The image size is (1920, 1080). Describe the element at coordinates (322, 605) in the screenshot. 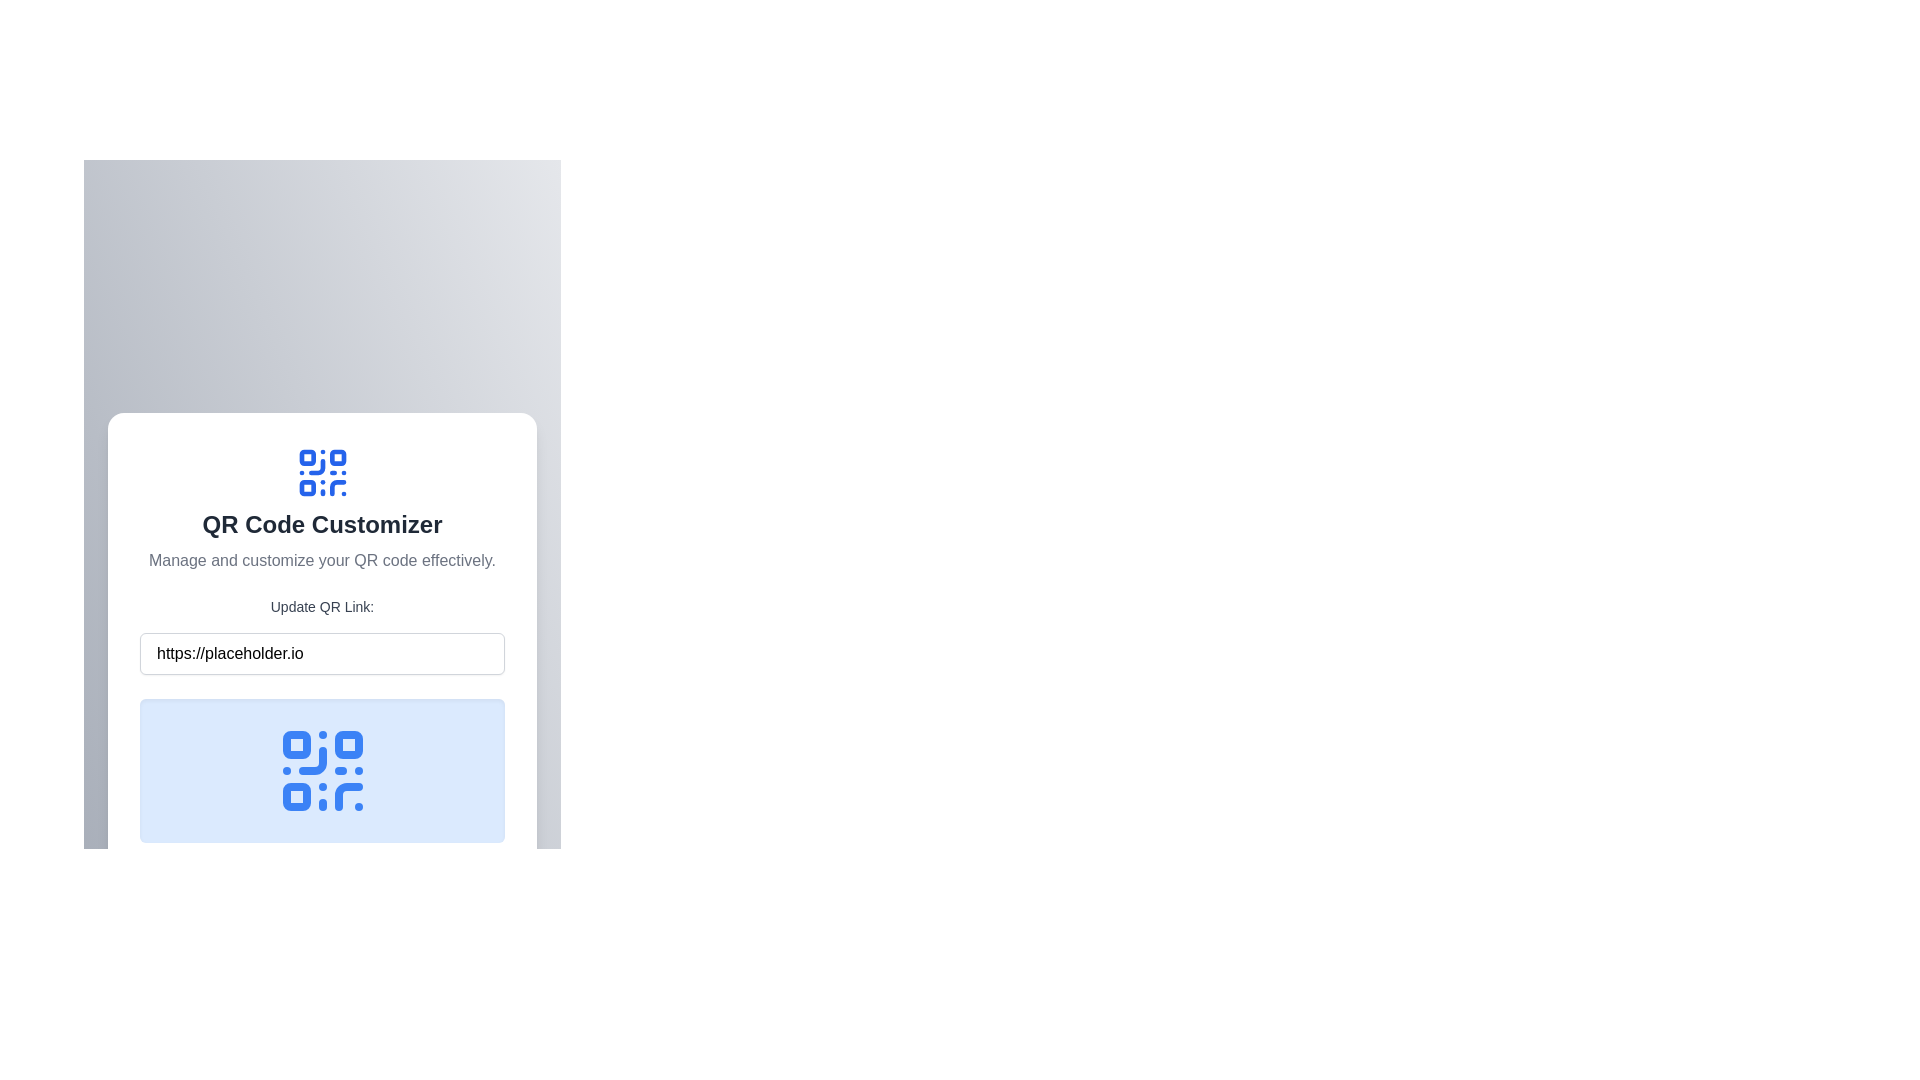

I see `the descriptive text label indicating the purpose of the input field for a QR link update, which is positioned above the input field with placeholder 'Enter your link here'` at that location.